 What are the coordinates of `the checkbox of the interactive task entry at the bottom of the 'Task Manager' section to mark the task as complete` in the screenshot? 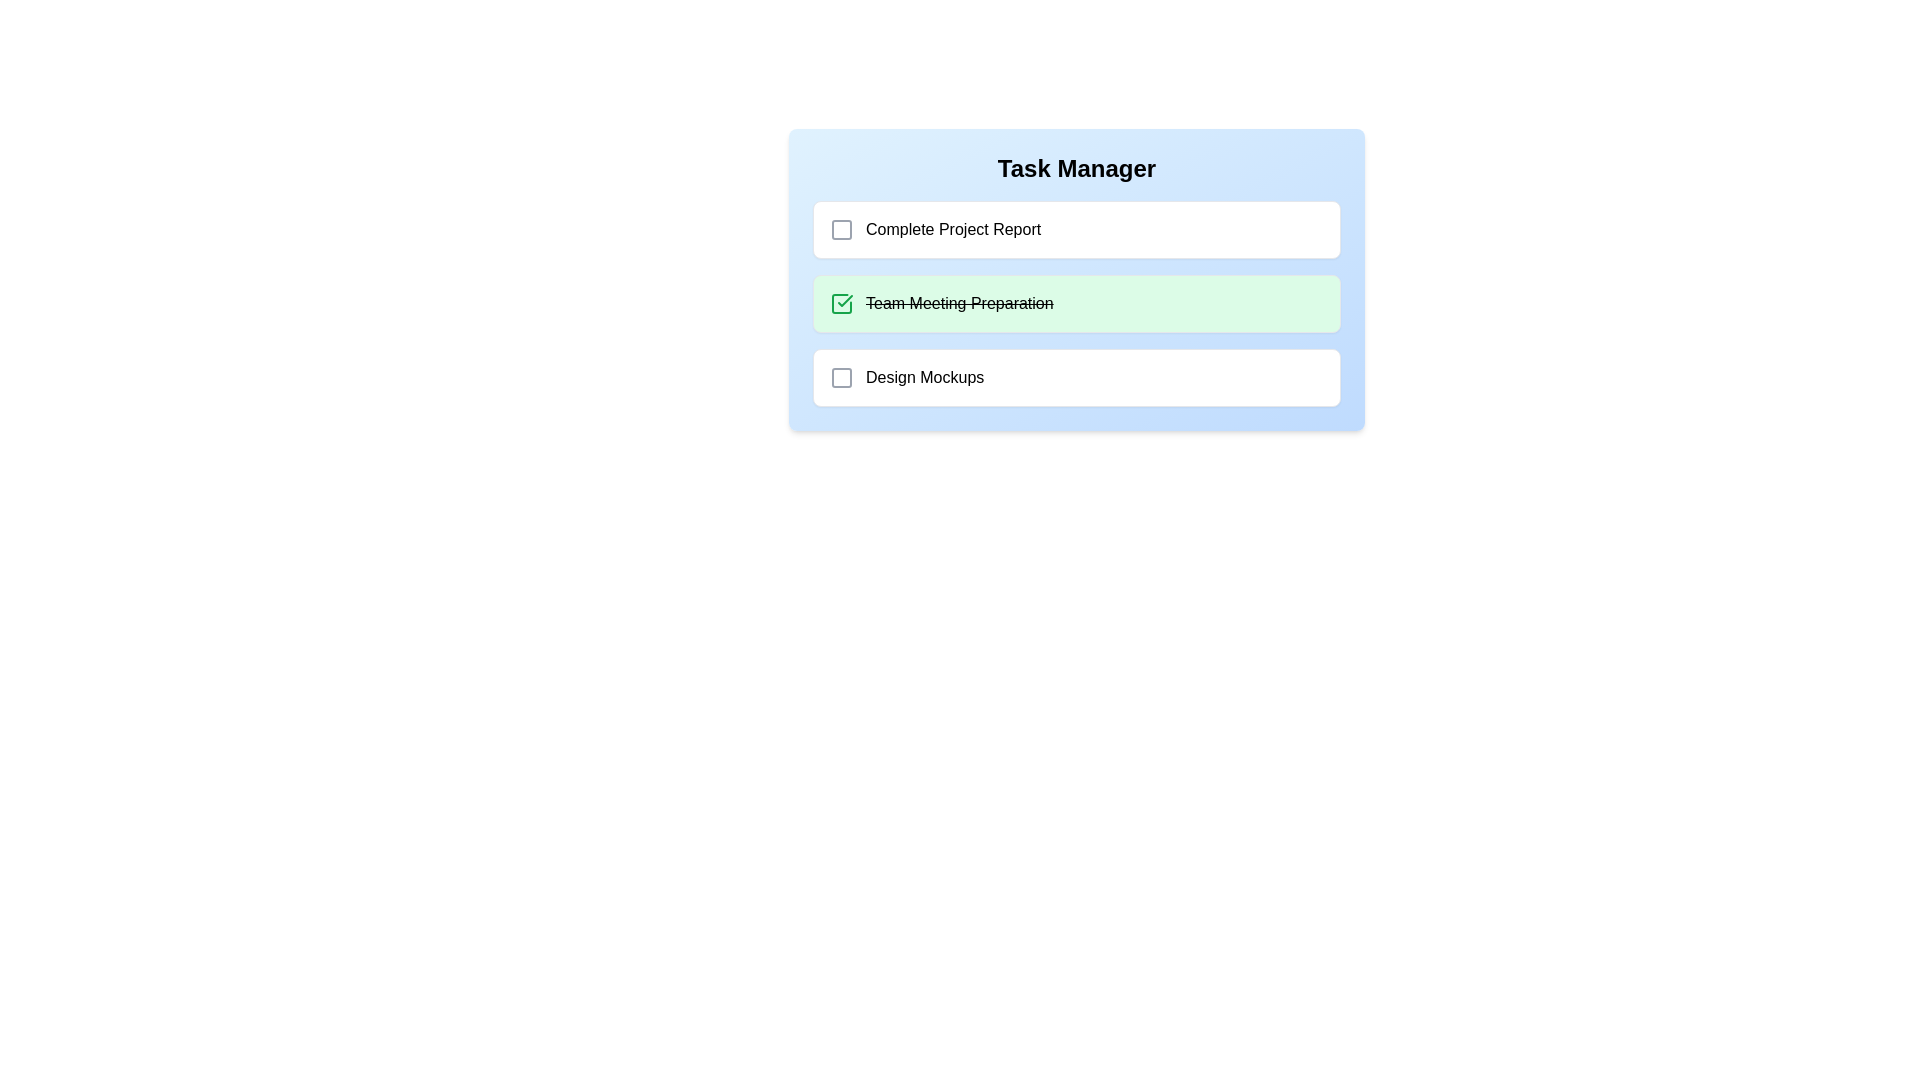 It's located at (1075, 378).